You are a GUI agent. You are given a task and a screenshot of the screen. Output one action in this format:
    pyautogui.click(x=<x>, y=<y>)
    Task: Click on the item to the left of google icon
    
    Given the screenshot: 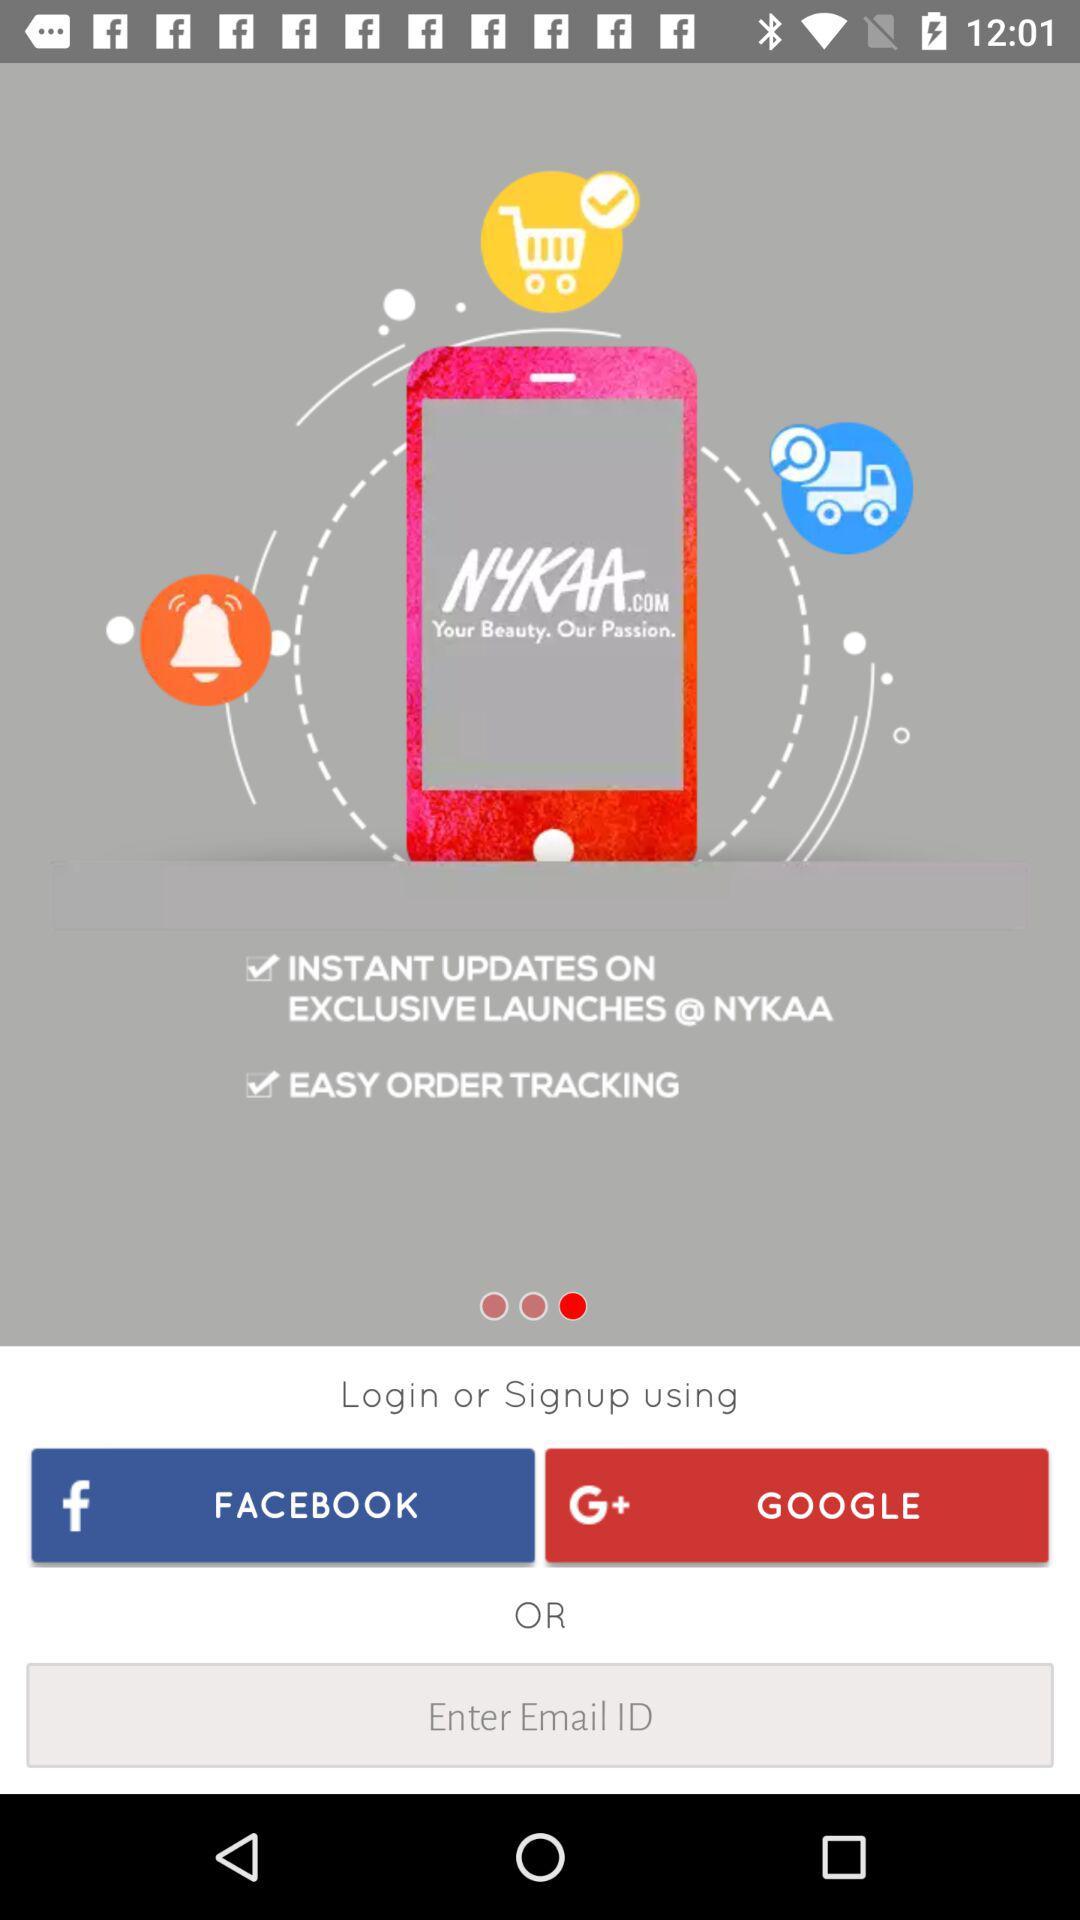 What is the action you would take?
    pyautogui.click(x=283, y=1504)
    